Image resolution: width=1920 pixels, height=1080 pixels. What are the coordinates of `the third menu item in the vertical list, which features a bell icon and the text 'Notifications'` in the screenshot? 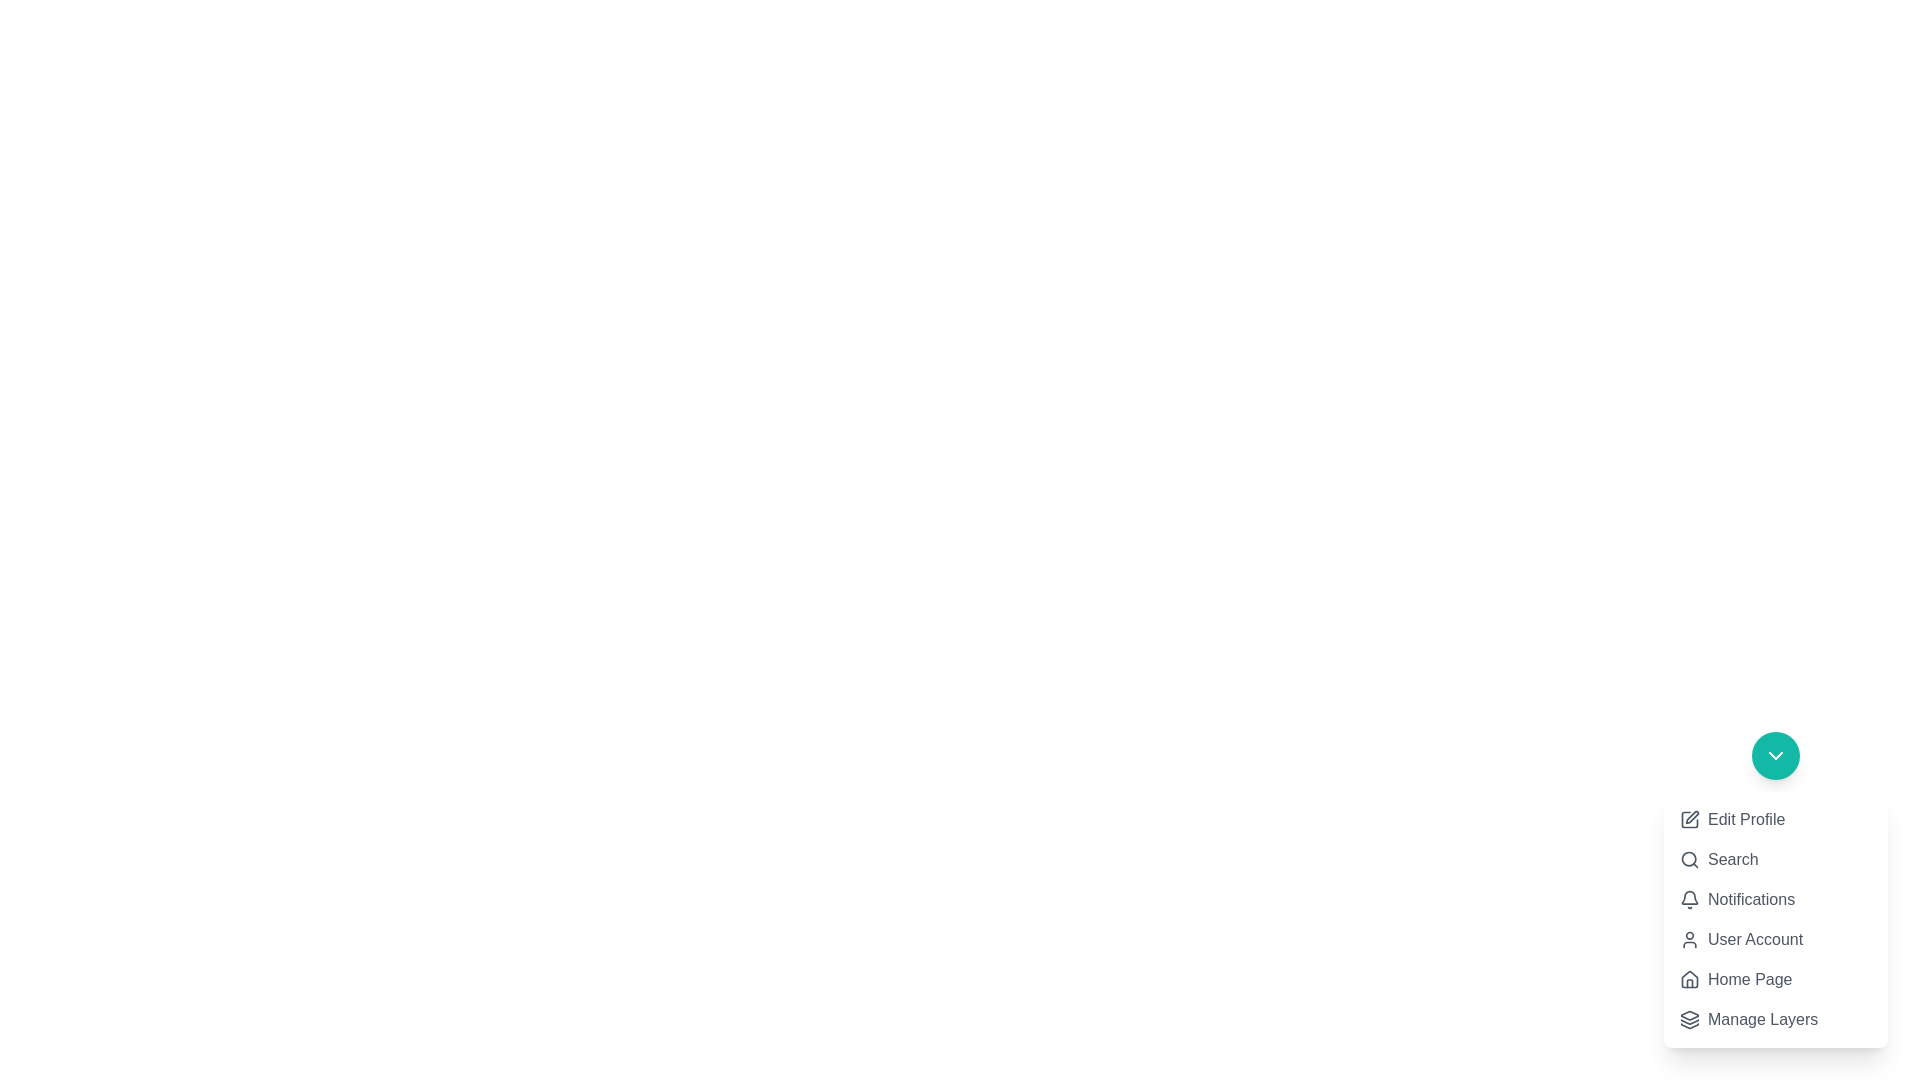 It's located at (1776, 889).